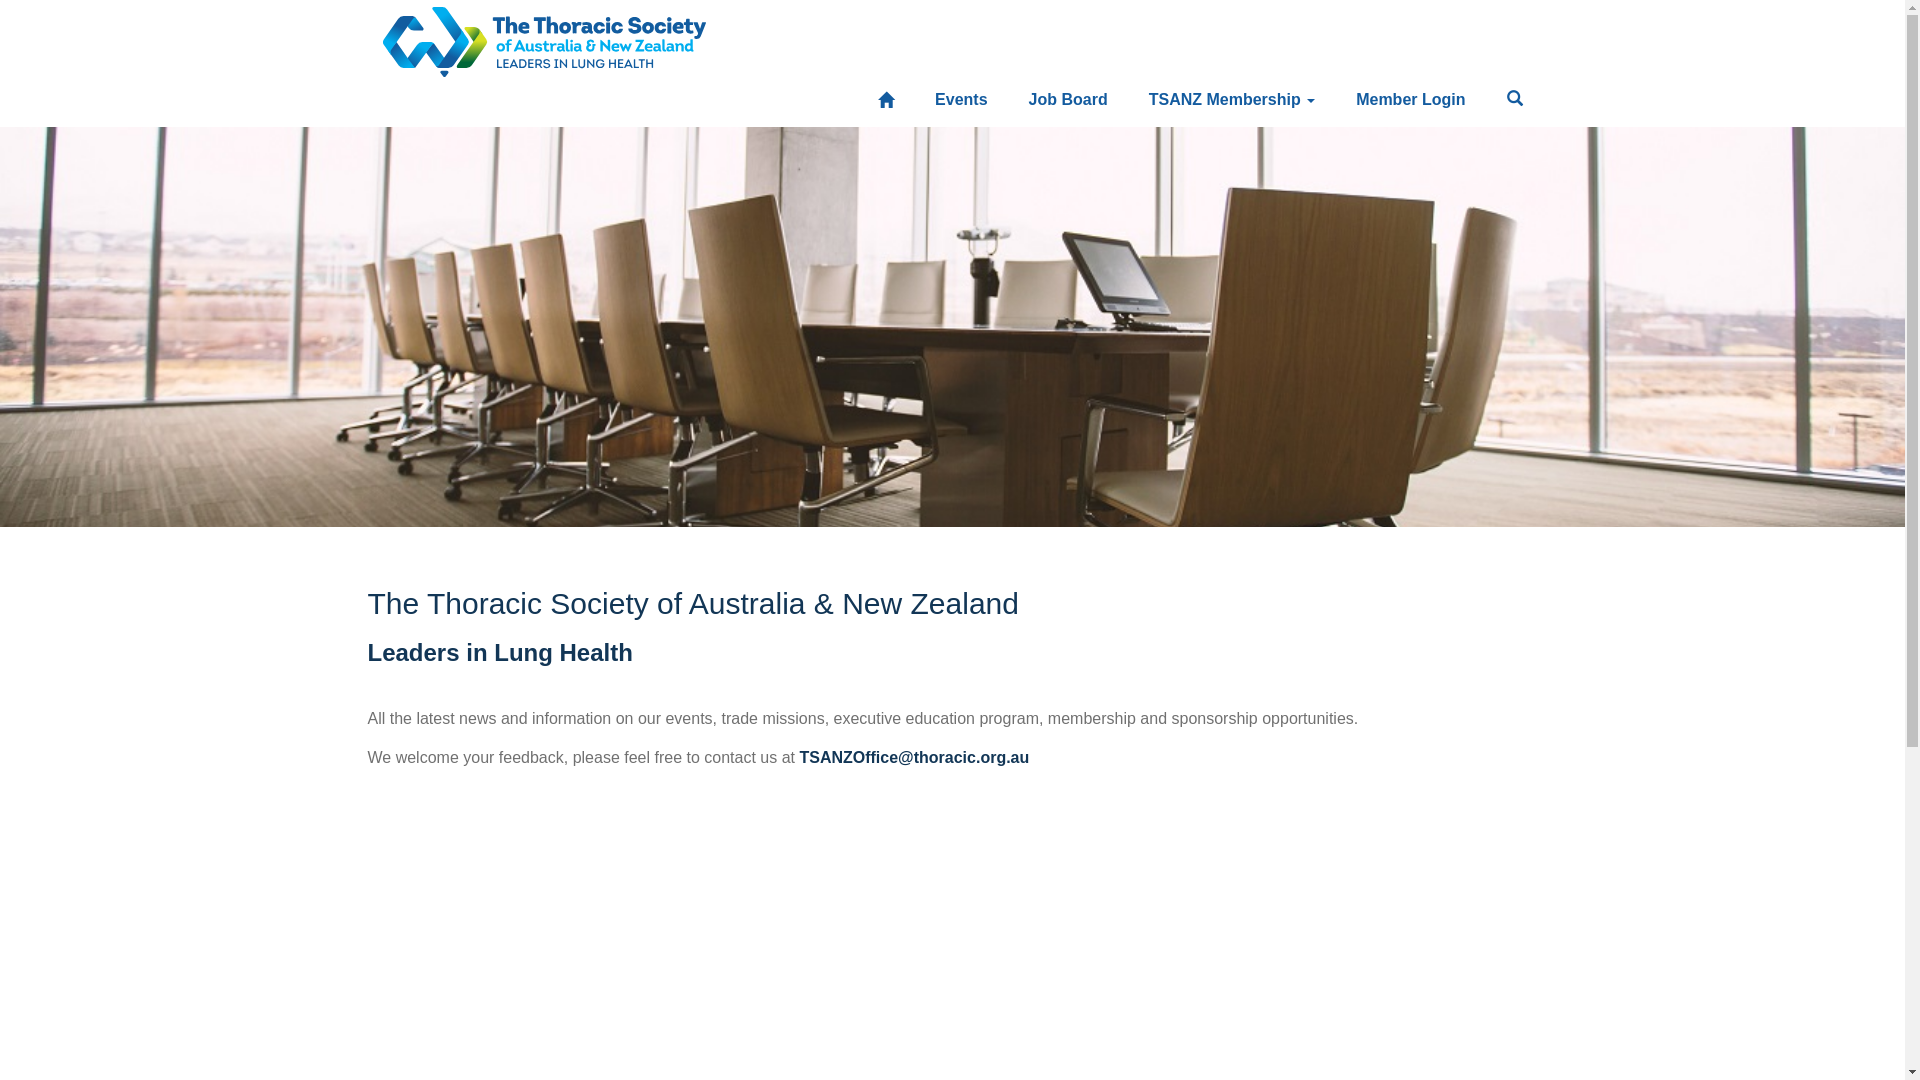 This screenshot has width=1920, height=1080. Describe the element at coordinates (1409, 100) in the screenshot. I see `'Member Login'` at that location.